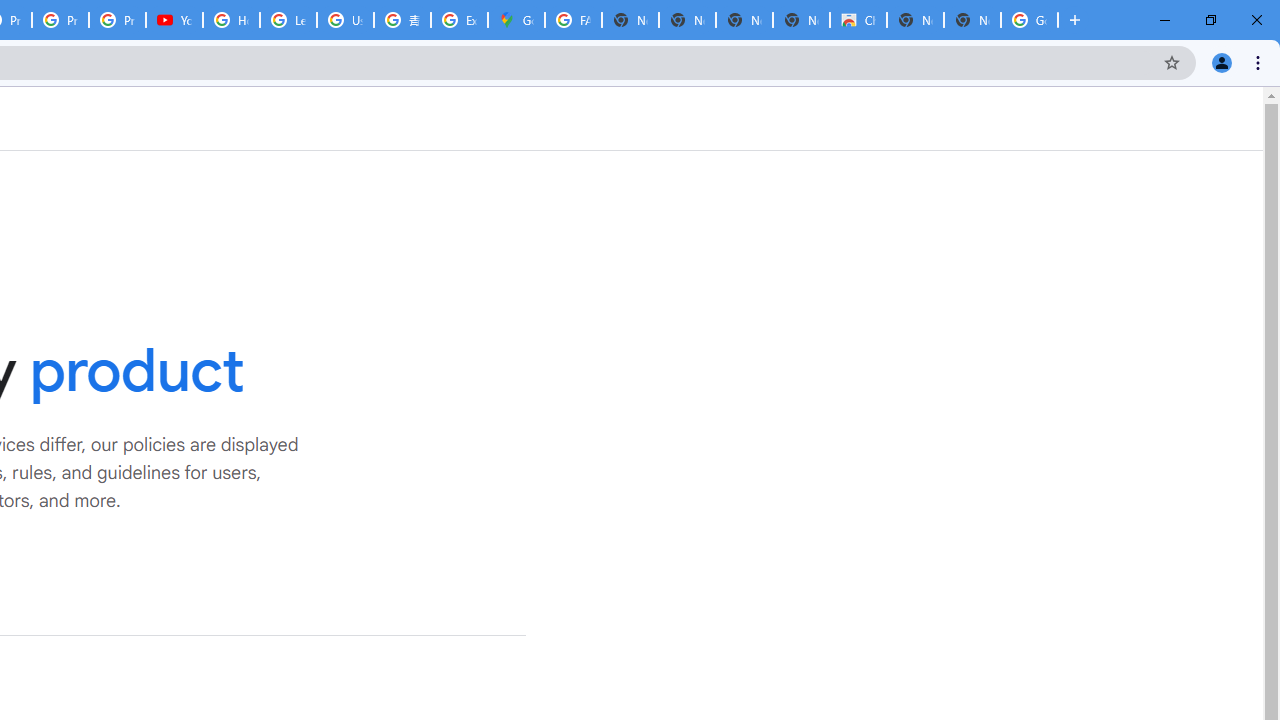 The width and height of the screenshot is (1280, 720). I want to click on 'YouTube', so click(174, 20).